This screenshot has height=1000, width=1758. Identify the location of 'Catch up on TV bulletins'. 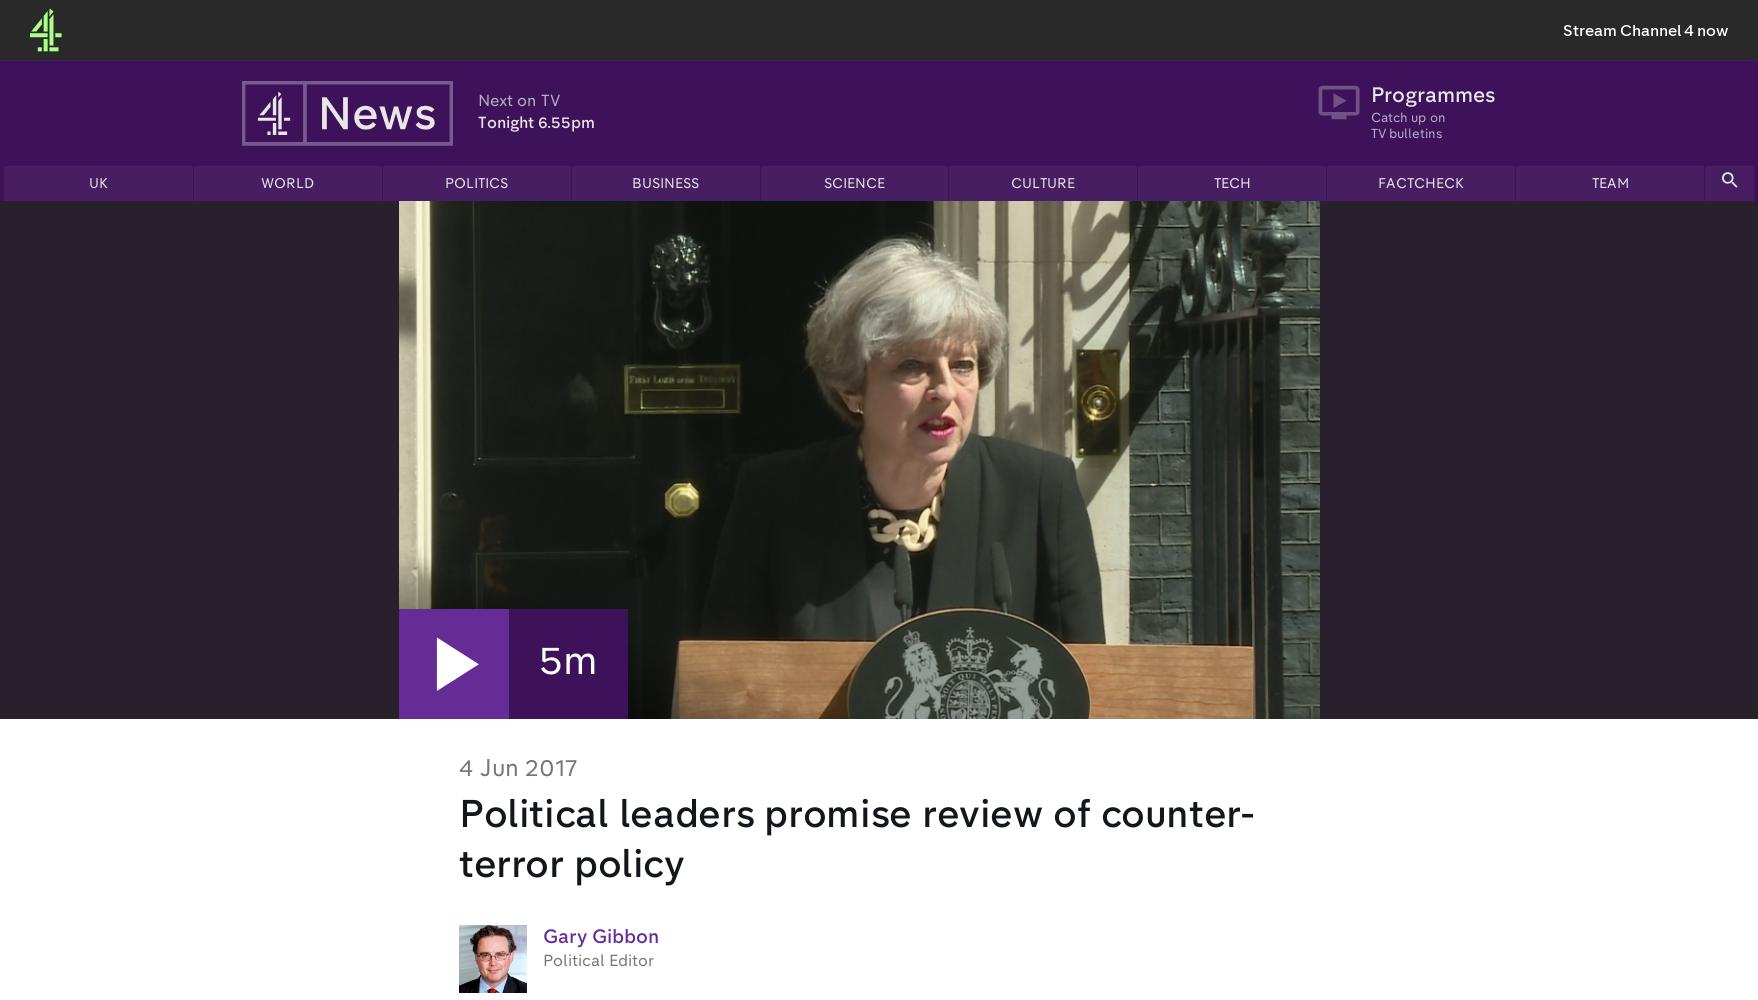
(1369, 126).